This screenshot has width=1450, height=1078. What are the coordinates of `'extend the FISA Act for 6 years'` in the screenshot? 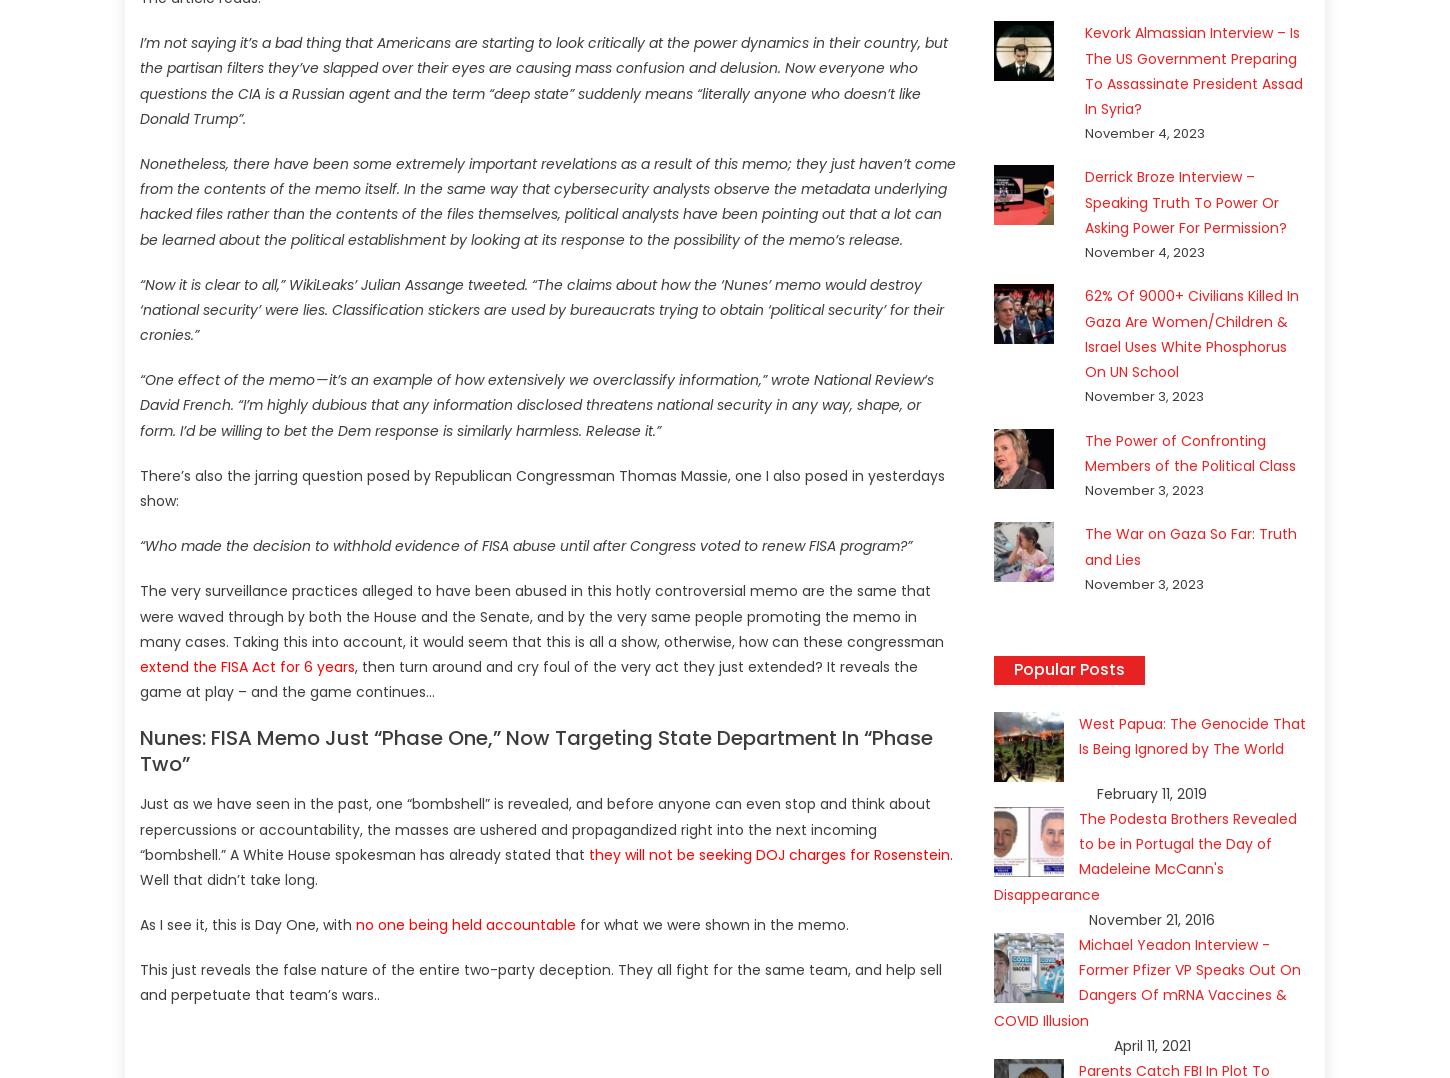 It's located at (247, 665).